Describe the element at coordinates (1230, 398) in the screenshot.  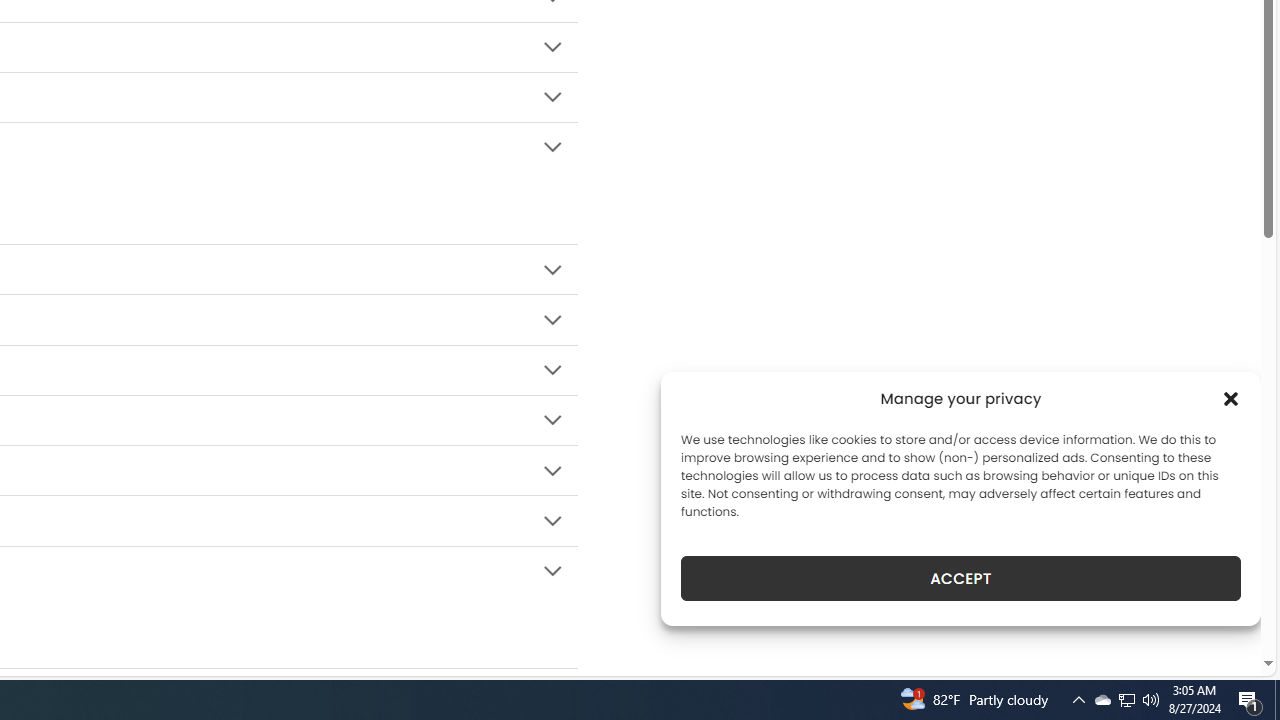
I see `'Class: cmplz-close'` at that location.